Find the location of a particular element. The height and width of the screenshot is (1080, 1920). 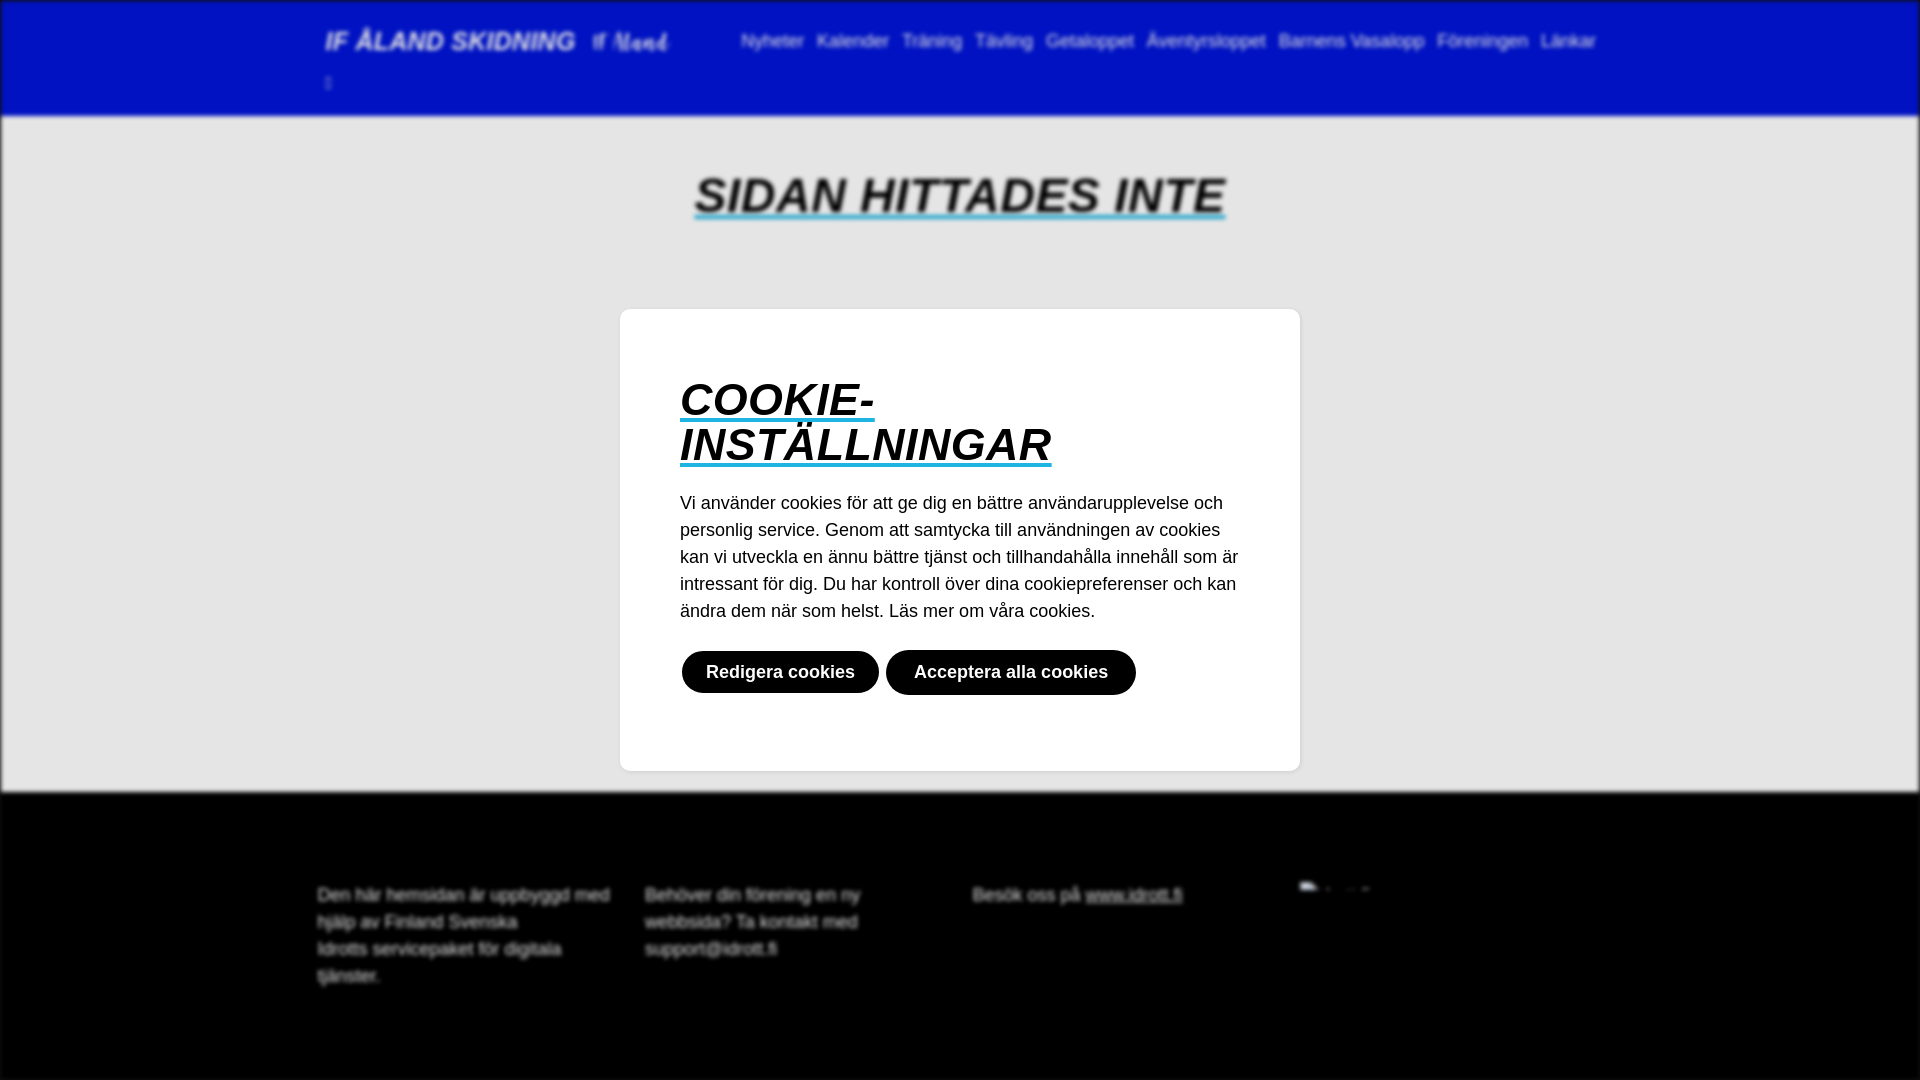

'Acceptera alla cookies' is located at coordinates (1011, 672).